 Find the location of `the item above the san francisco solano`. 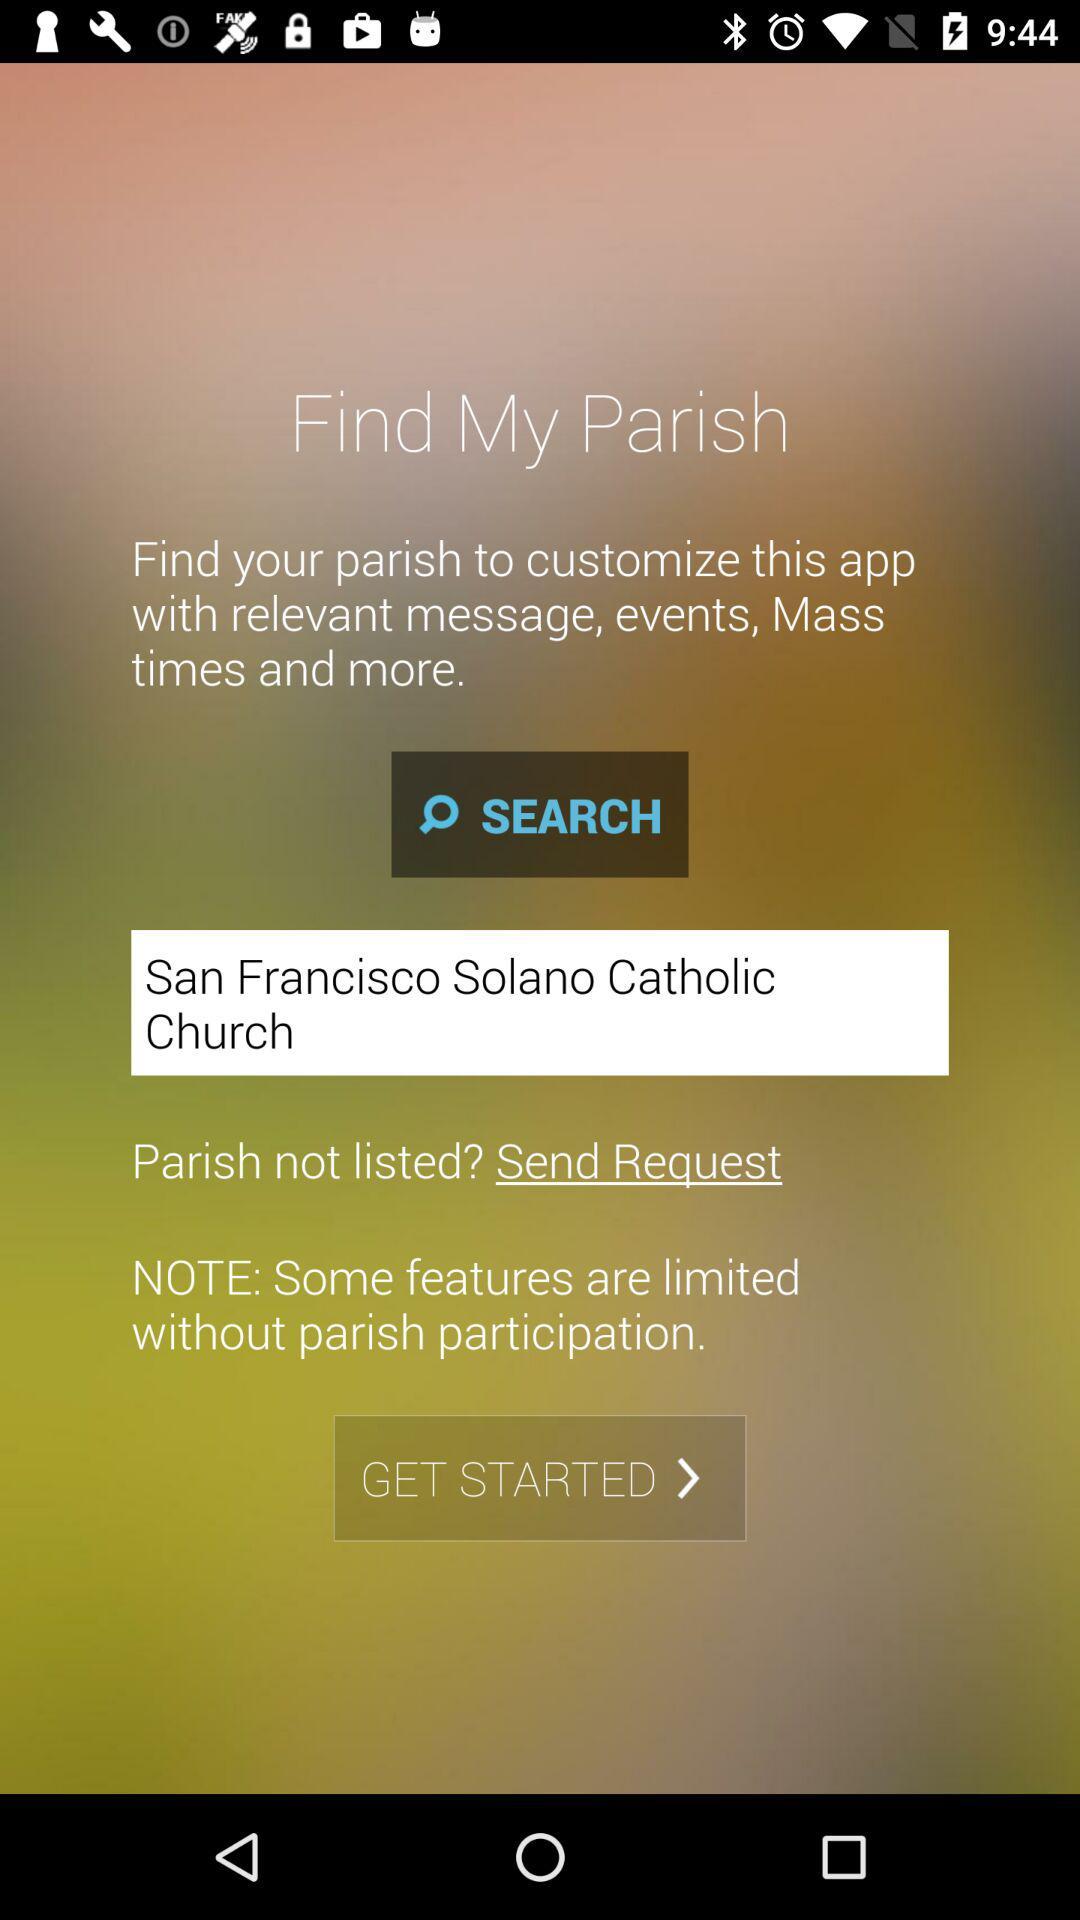

the item above the san francisco solano is located at coordinates (540, 814).